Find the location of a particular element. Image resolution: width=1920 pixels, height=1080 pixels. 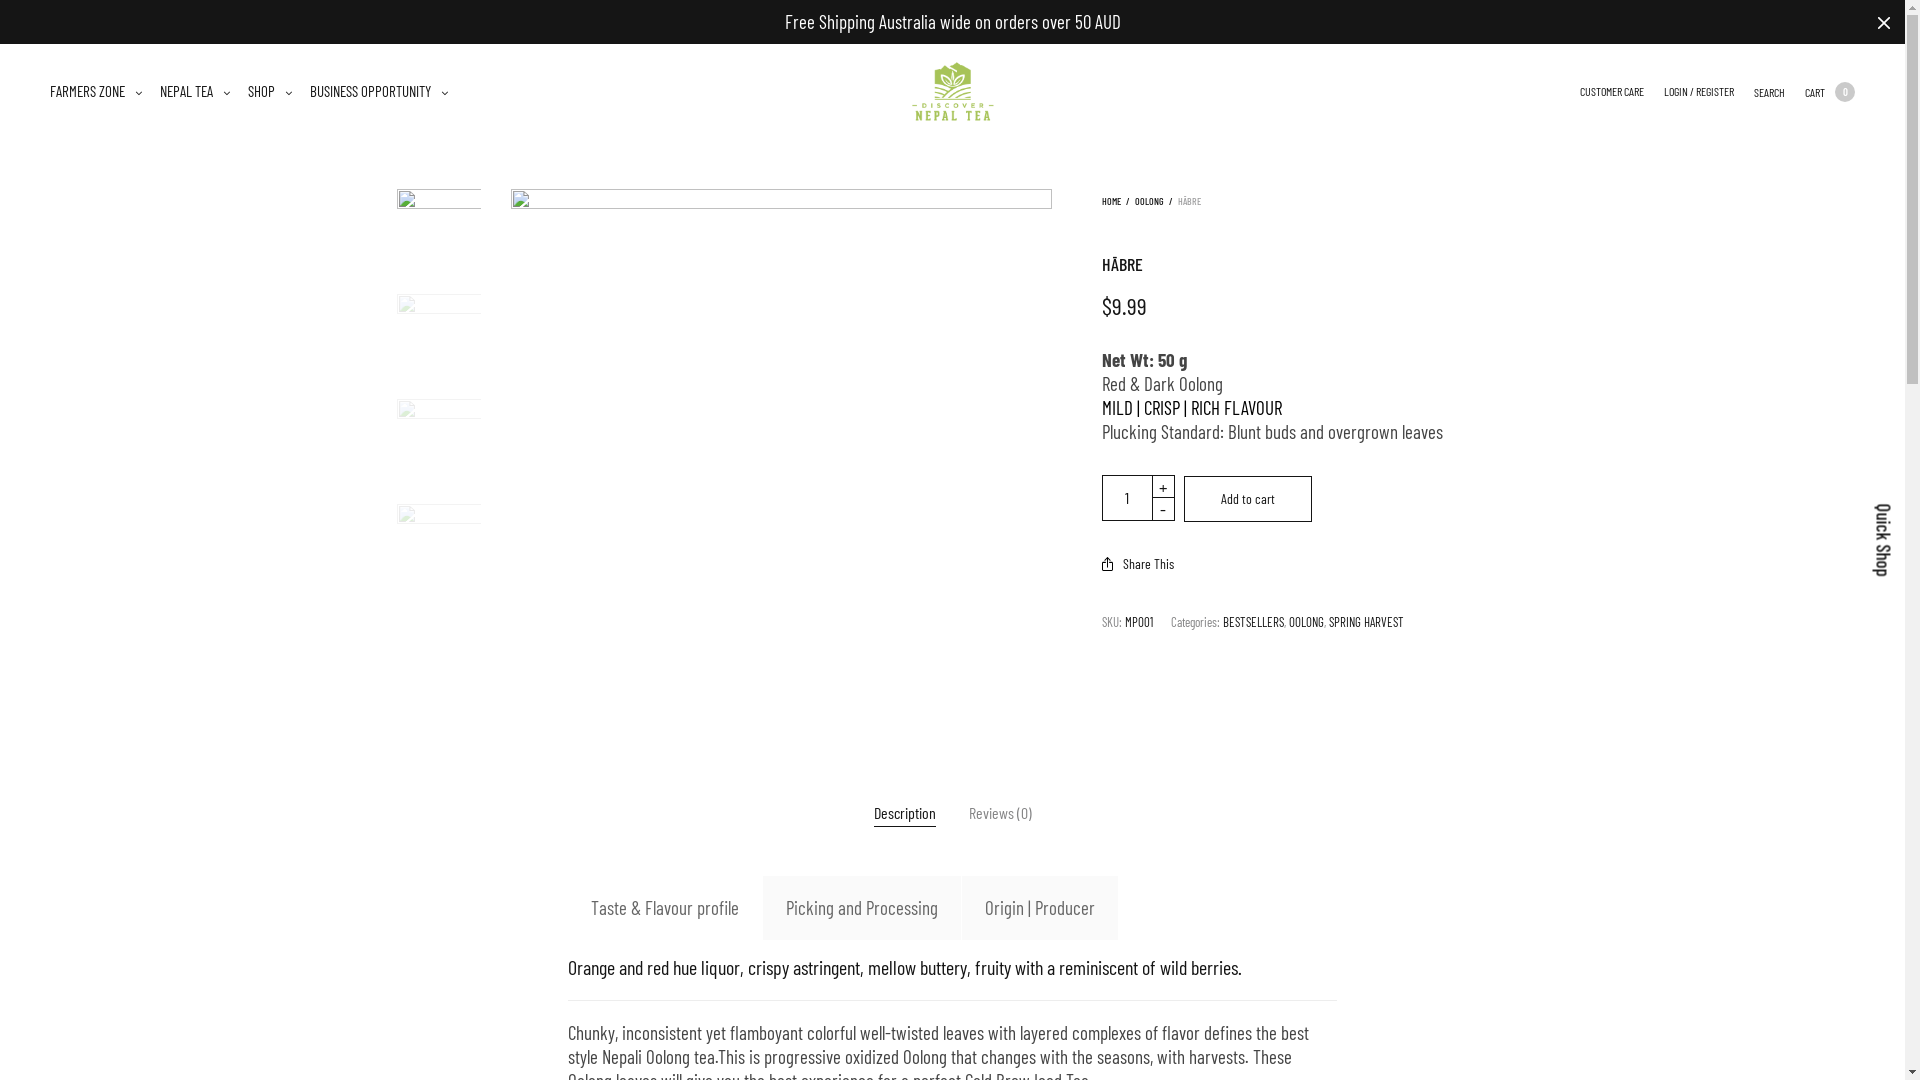

'Share This' is located at coordinates (1101, 563).